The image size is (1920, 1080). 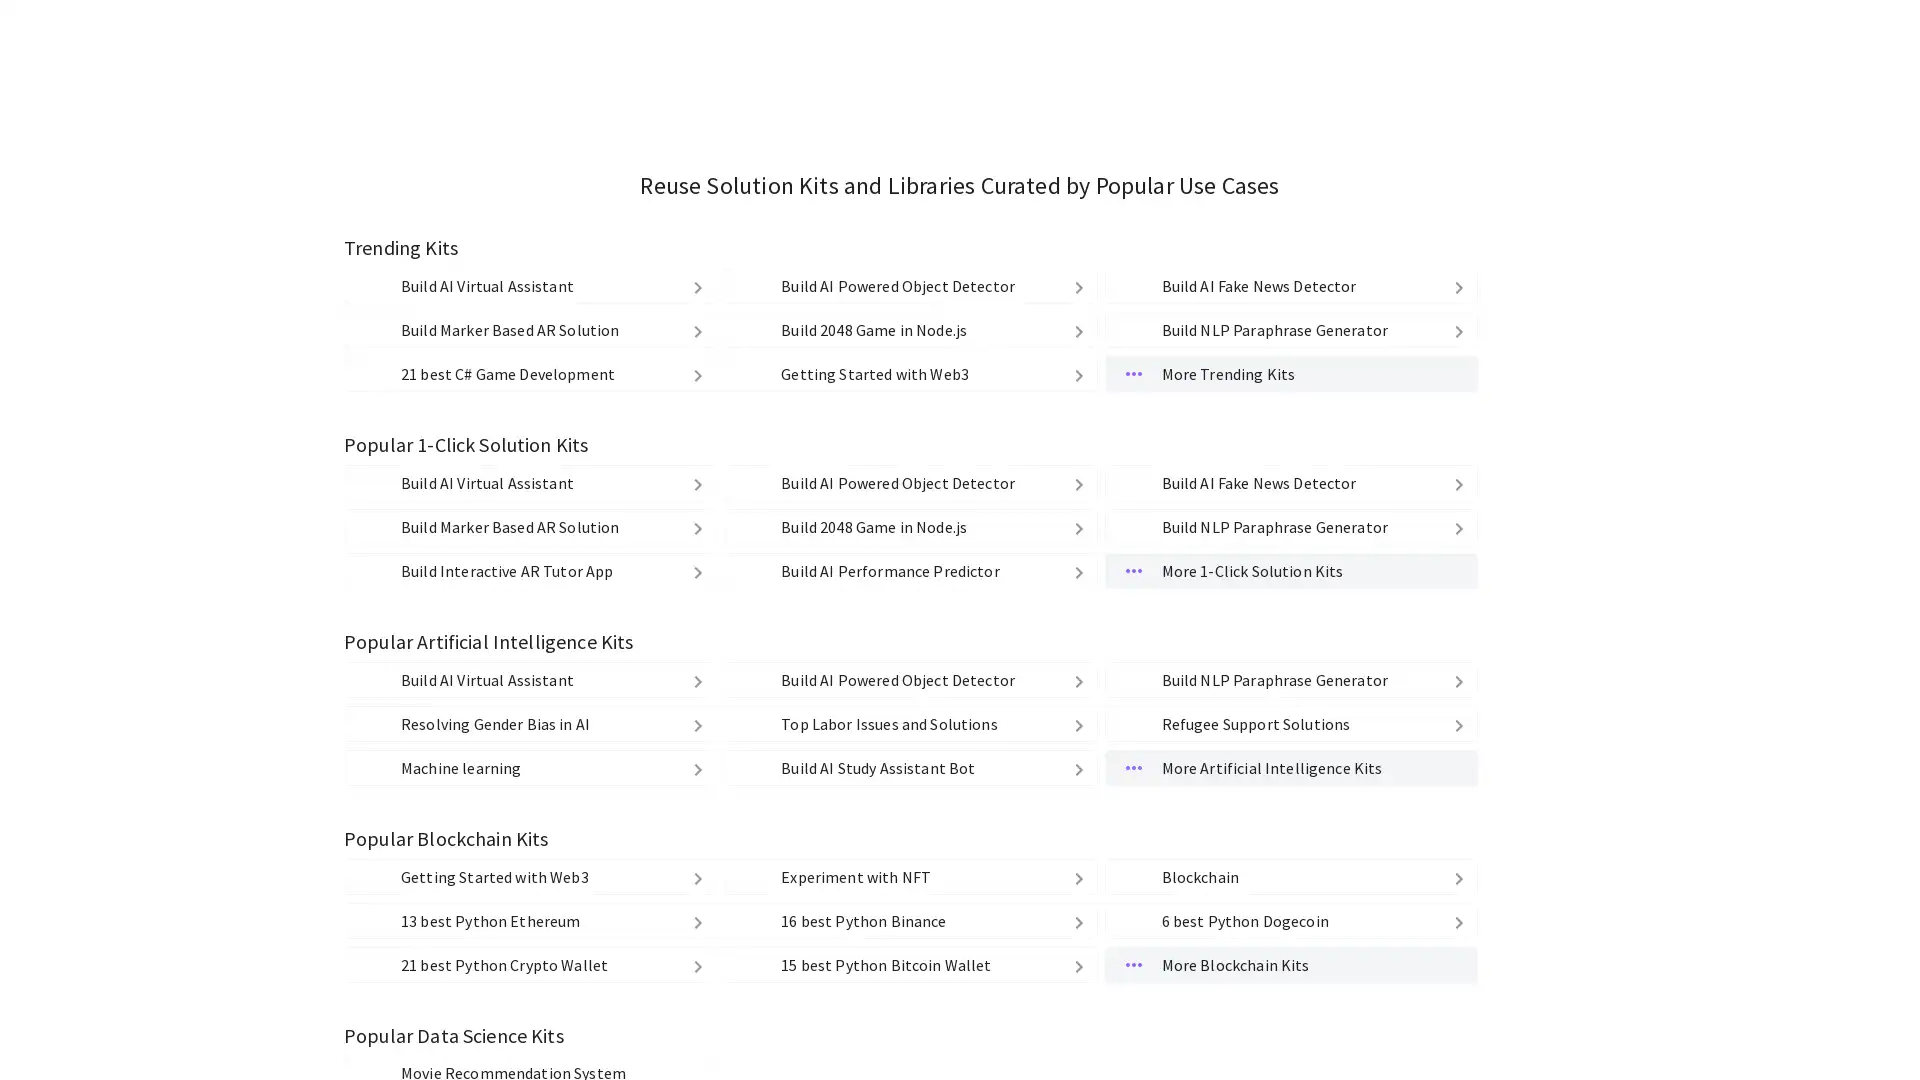 I want to click on csharp-game-development 21 best C# Game Development, so click(x=530, y=874).